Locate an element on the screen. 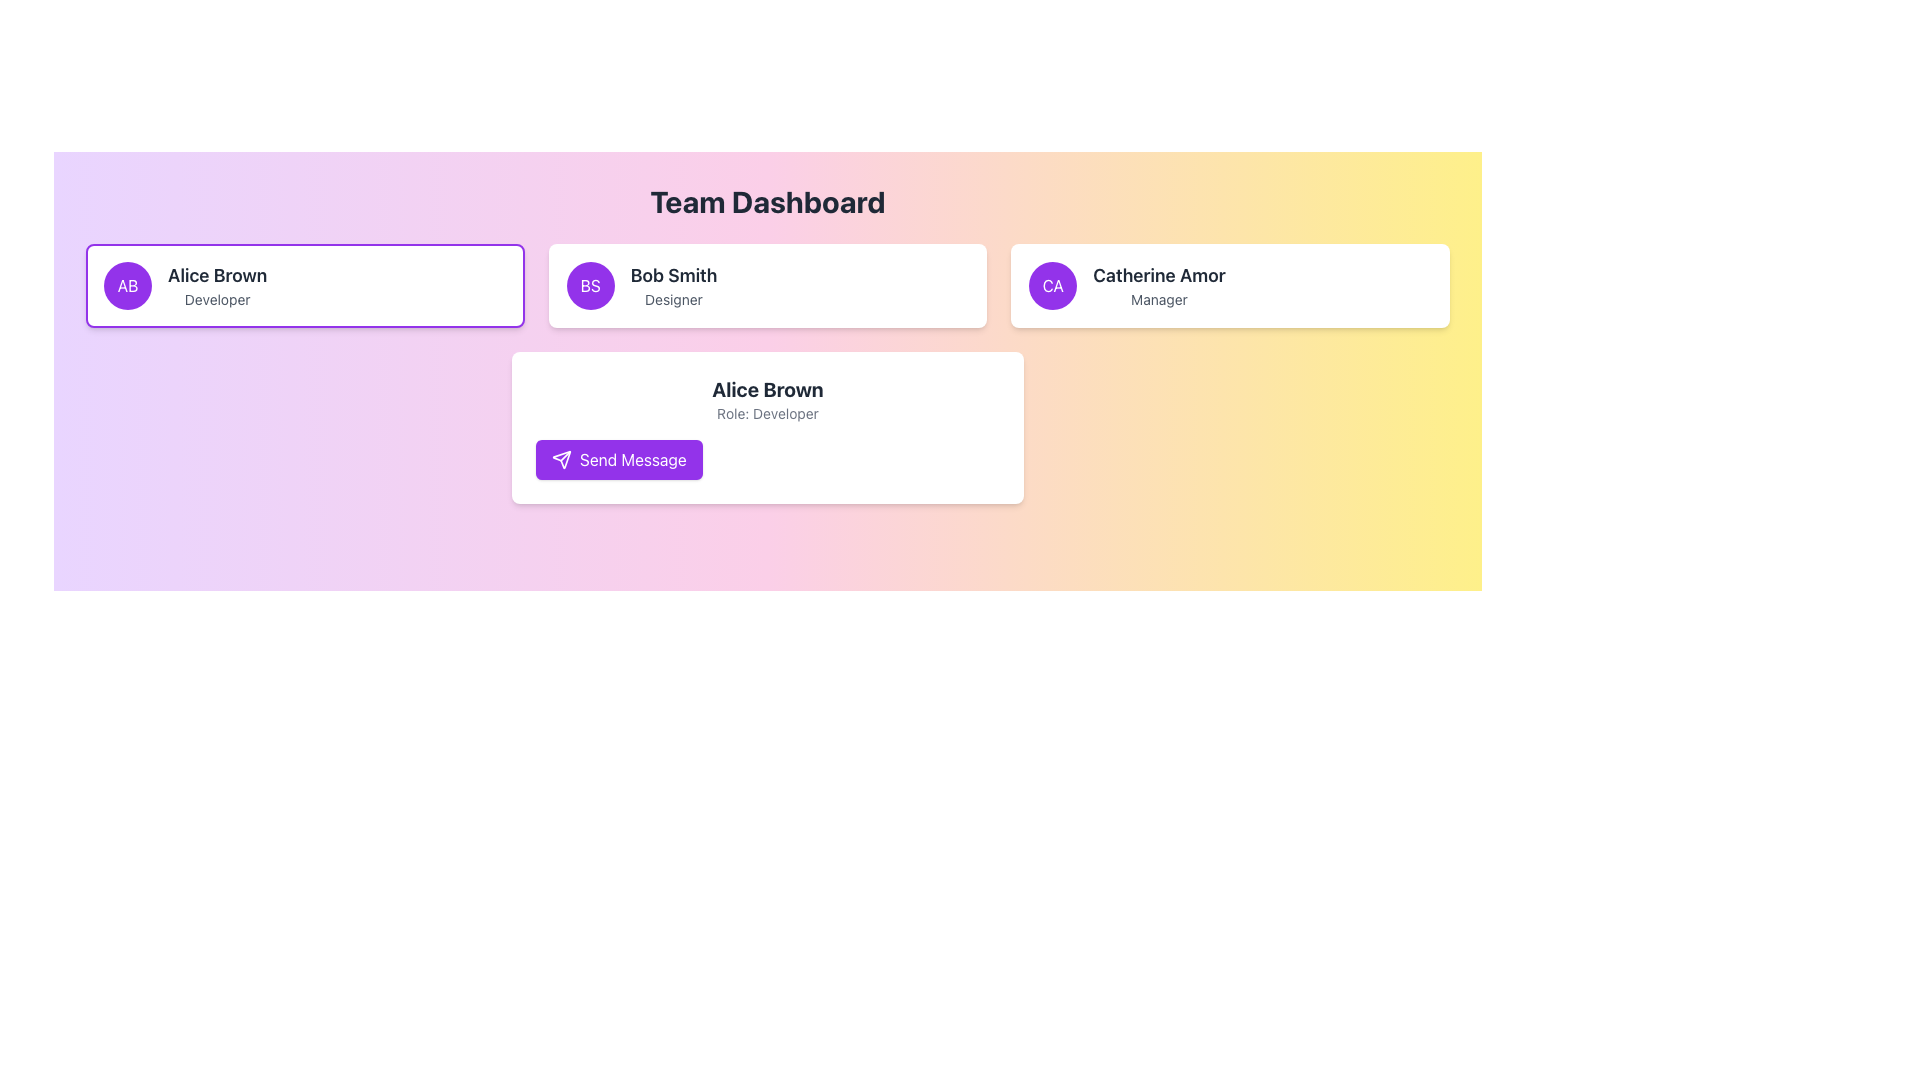 This screenshot has height=1080, width=1920. the text label 'Alice Brown' which is styled in large, bold, semibold dark gray font, located in the team card in the top-left section of the interface is located at coordinates (217, 276).